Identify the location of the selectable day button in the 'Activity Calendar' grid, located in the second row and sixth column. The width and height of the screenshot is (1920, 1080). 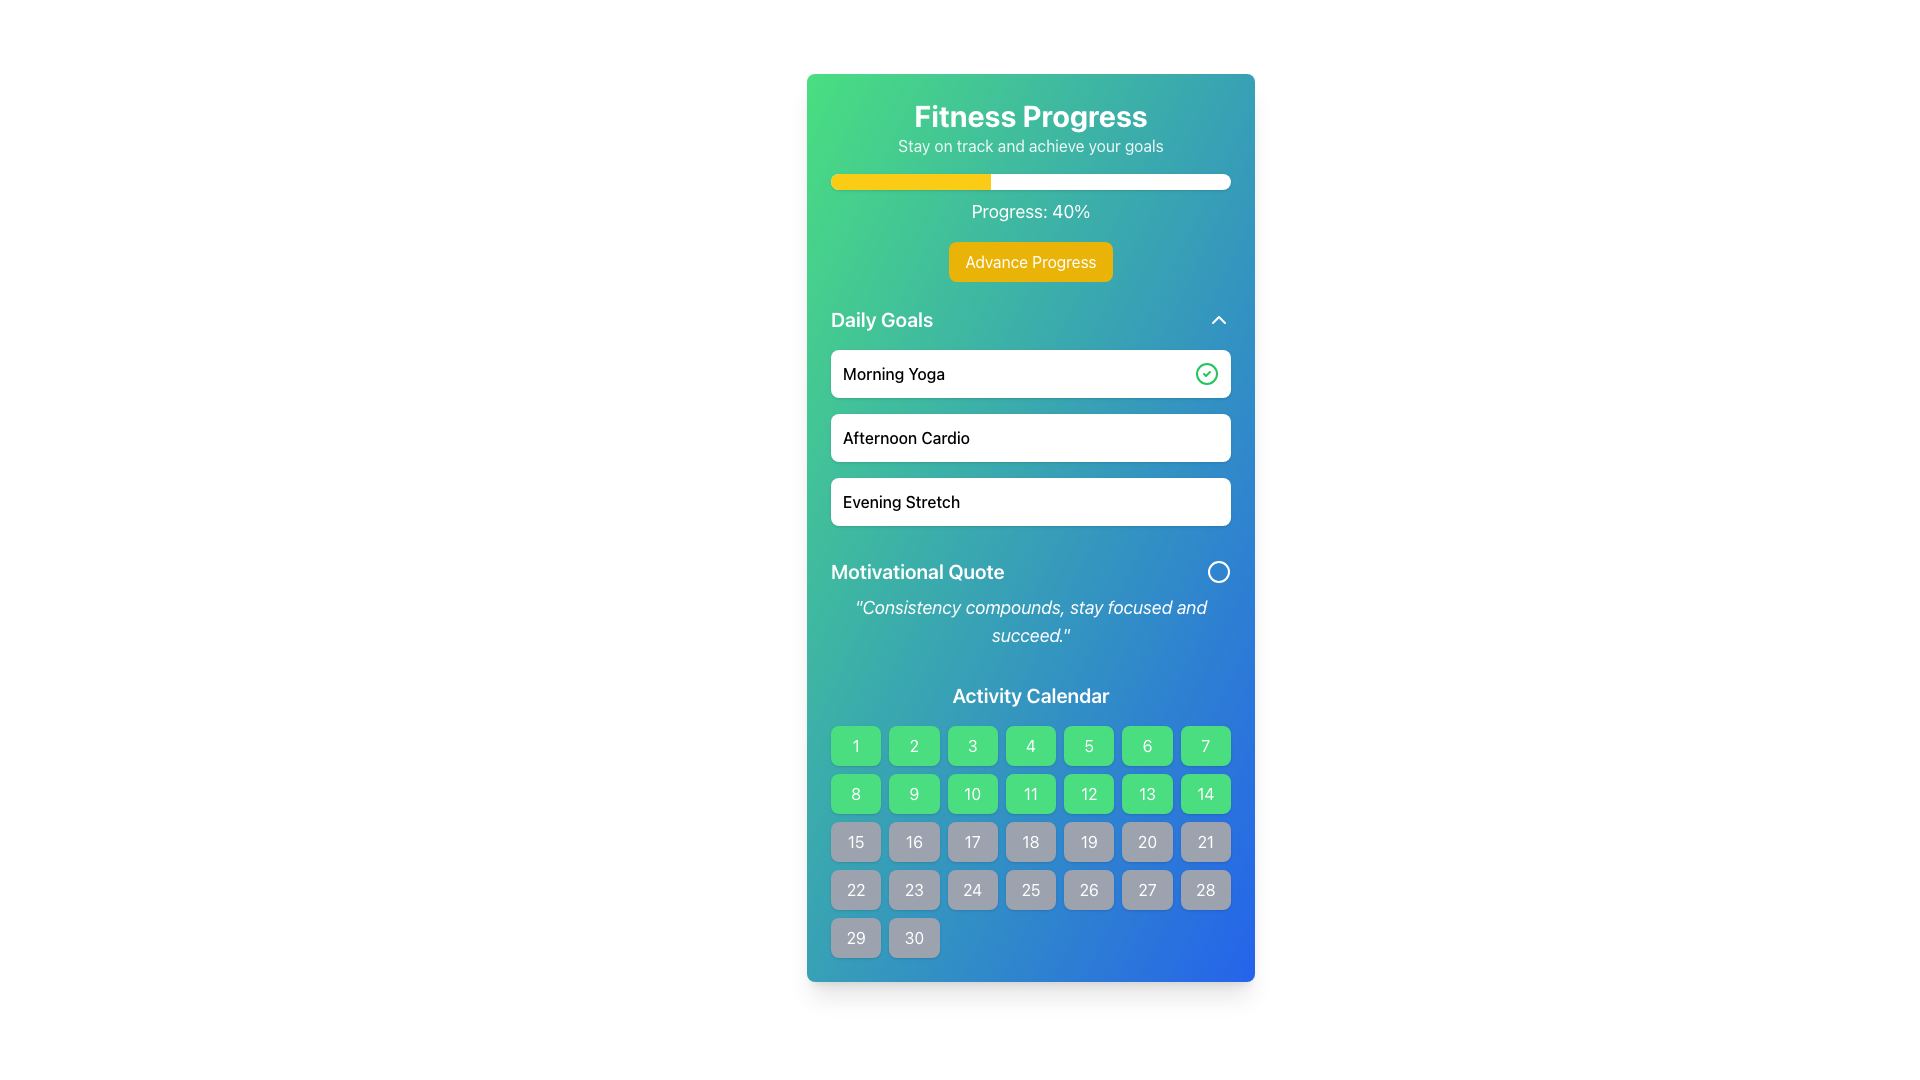
(1147, 793).